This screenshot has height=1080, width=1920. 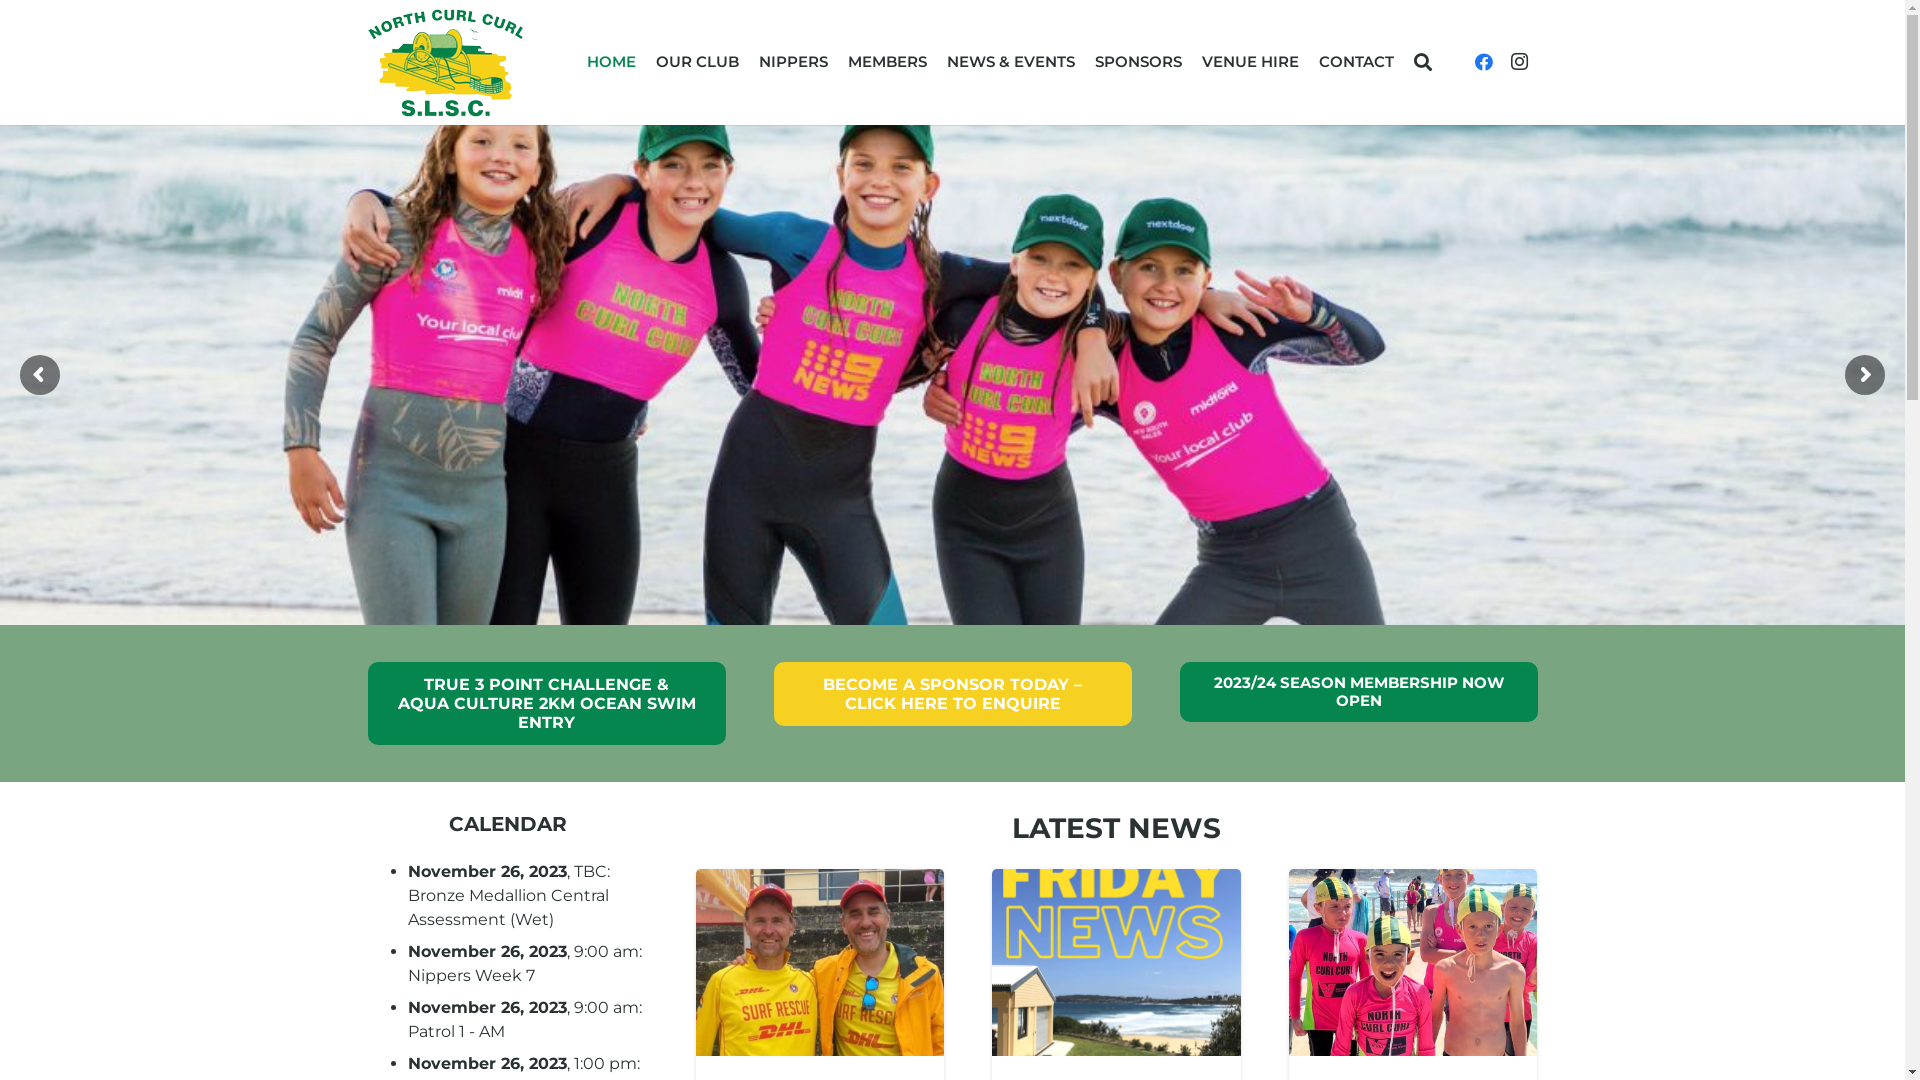 I want to click on 'Instagram', so click(x=1520, y=60).